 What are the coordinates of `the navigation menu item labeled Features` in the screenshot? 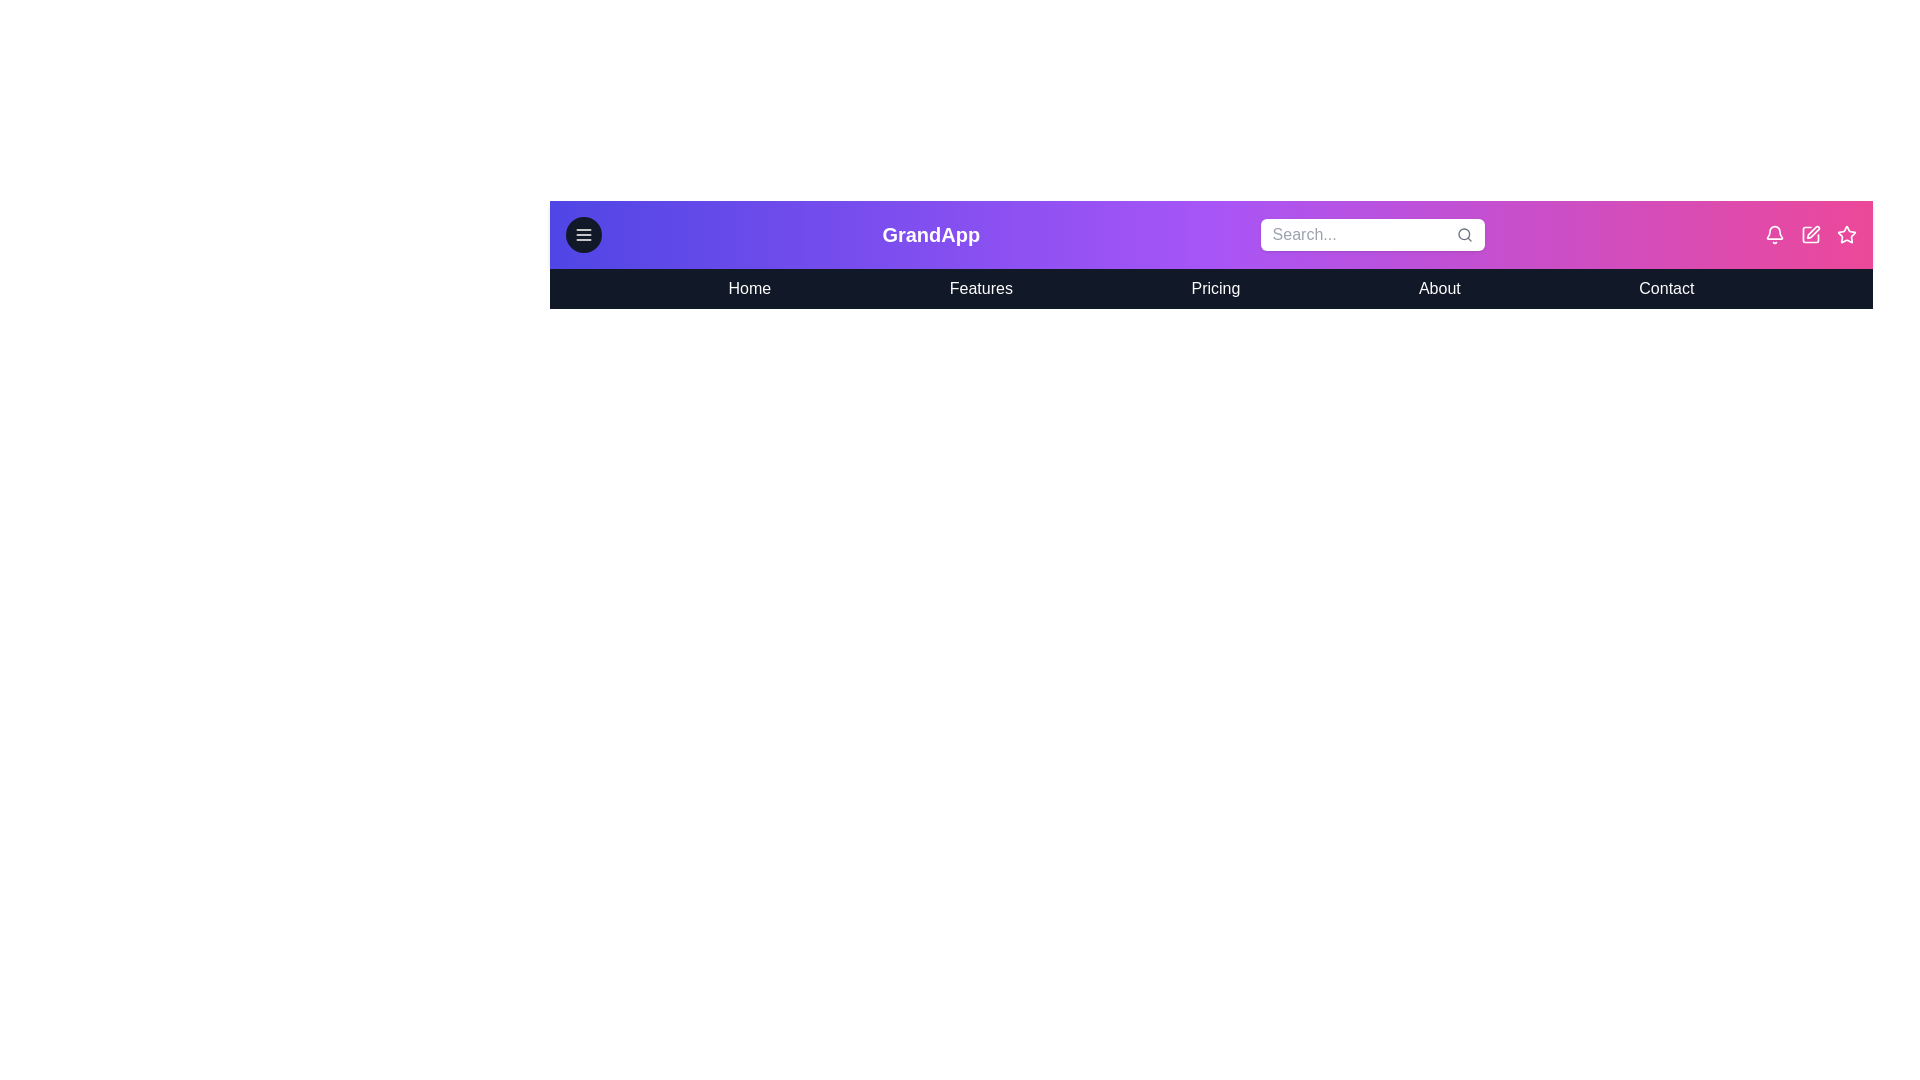 It's located at (981, 289).